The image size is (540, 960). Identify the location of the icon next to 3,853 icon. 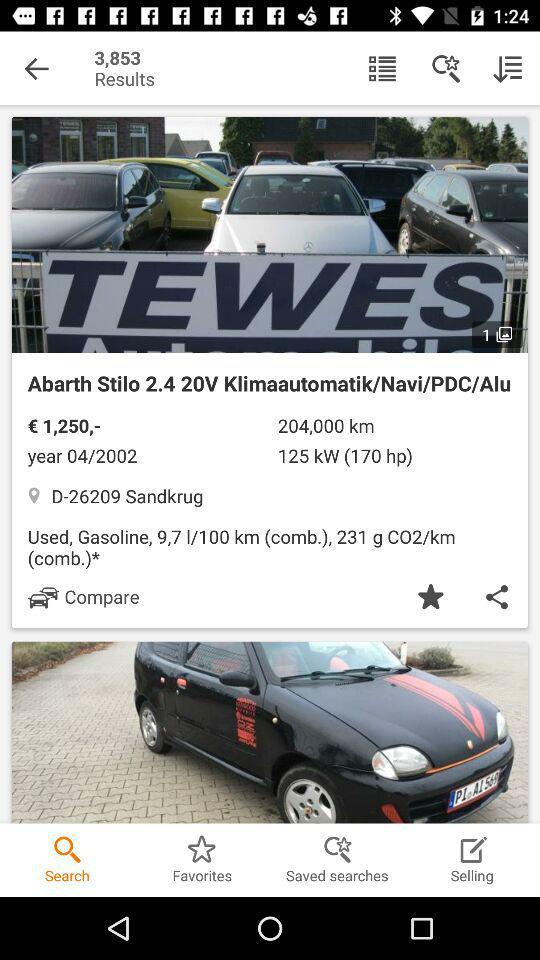
(36, 68).